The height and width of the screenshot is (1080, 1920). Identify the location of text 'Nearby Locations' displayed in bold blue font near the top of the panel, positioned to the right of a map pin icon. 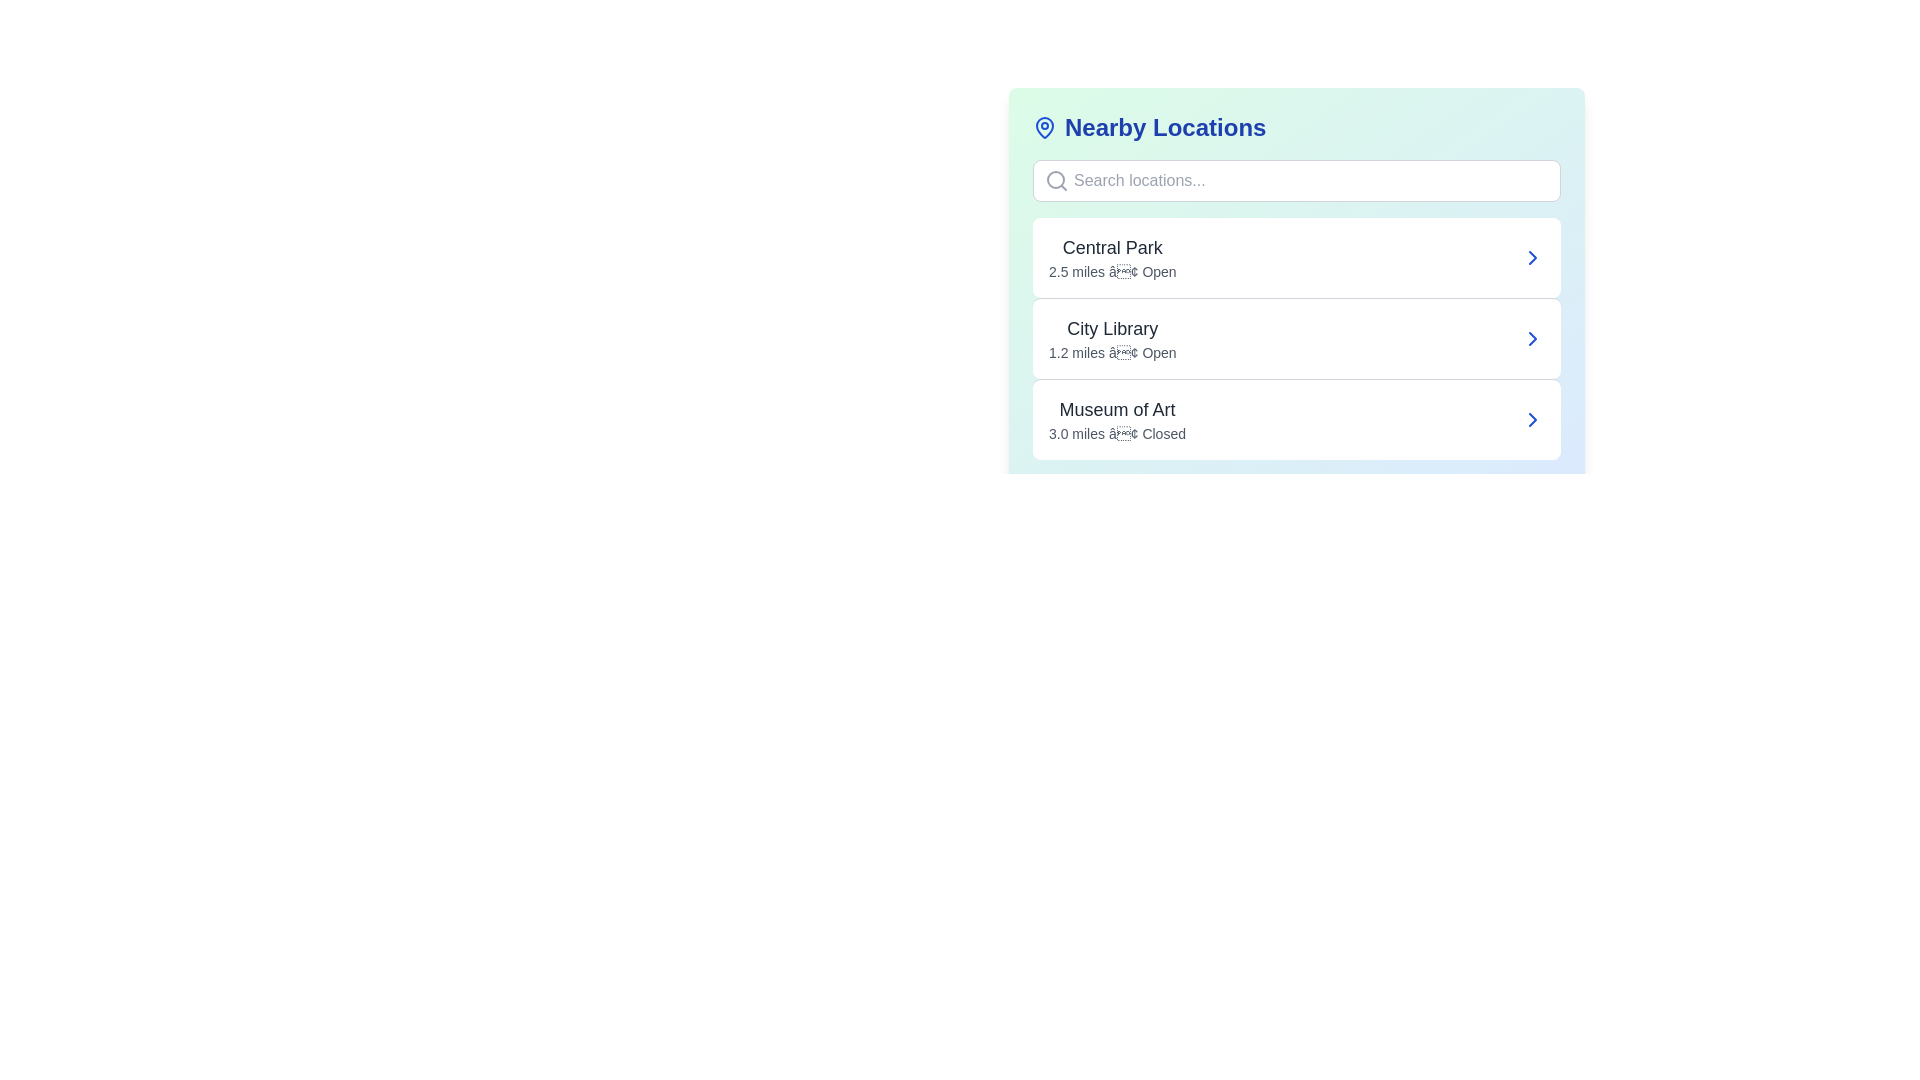
(1165, 127).